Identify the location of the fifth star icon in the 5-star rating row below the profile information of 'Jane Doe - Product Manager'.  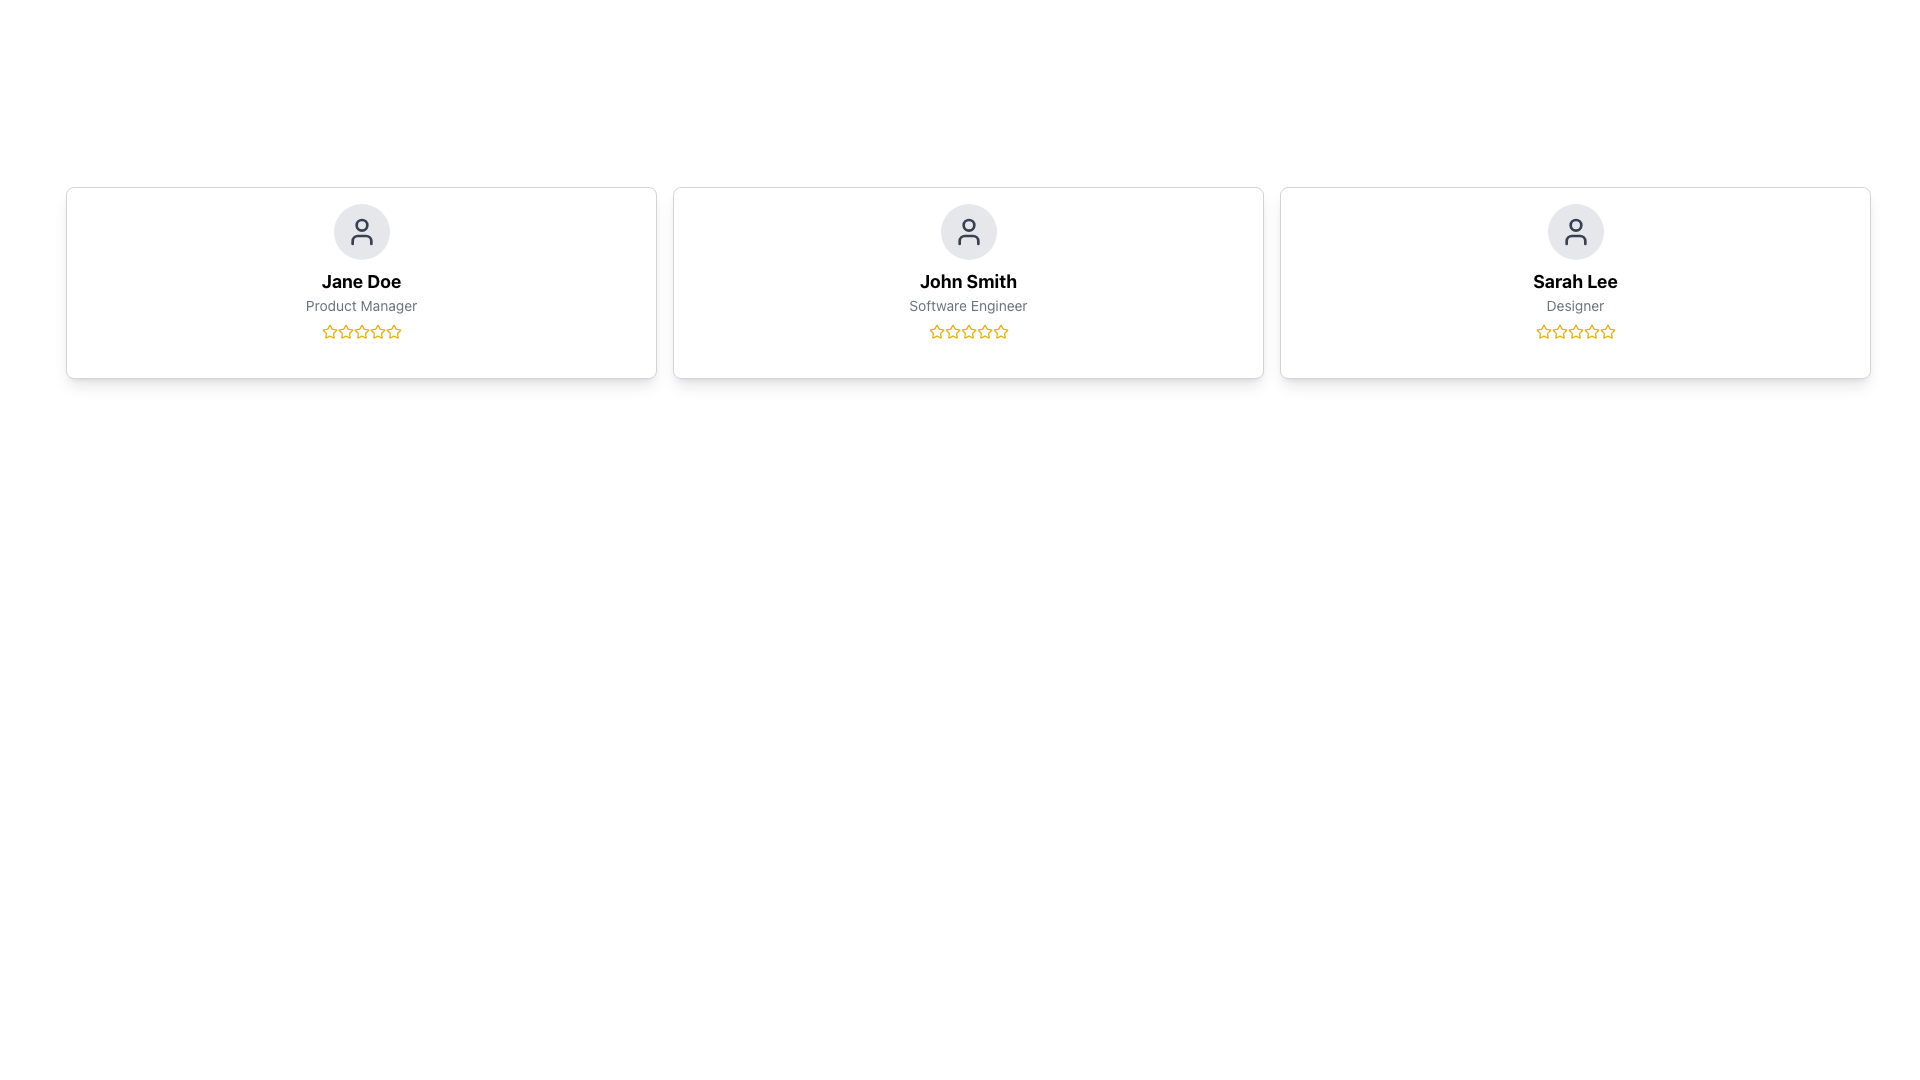
(377, 330).